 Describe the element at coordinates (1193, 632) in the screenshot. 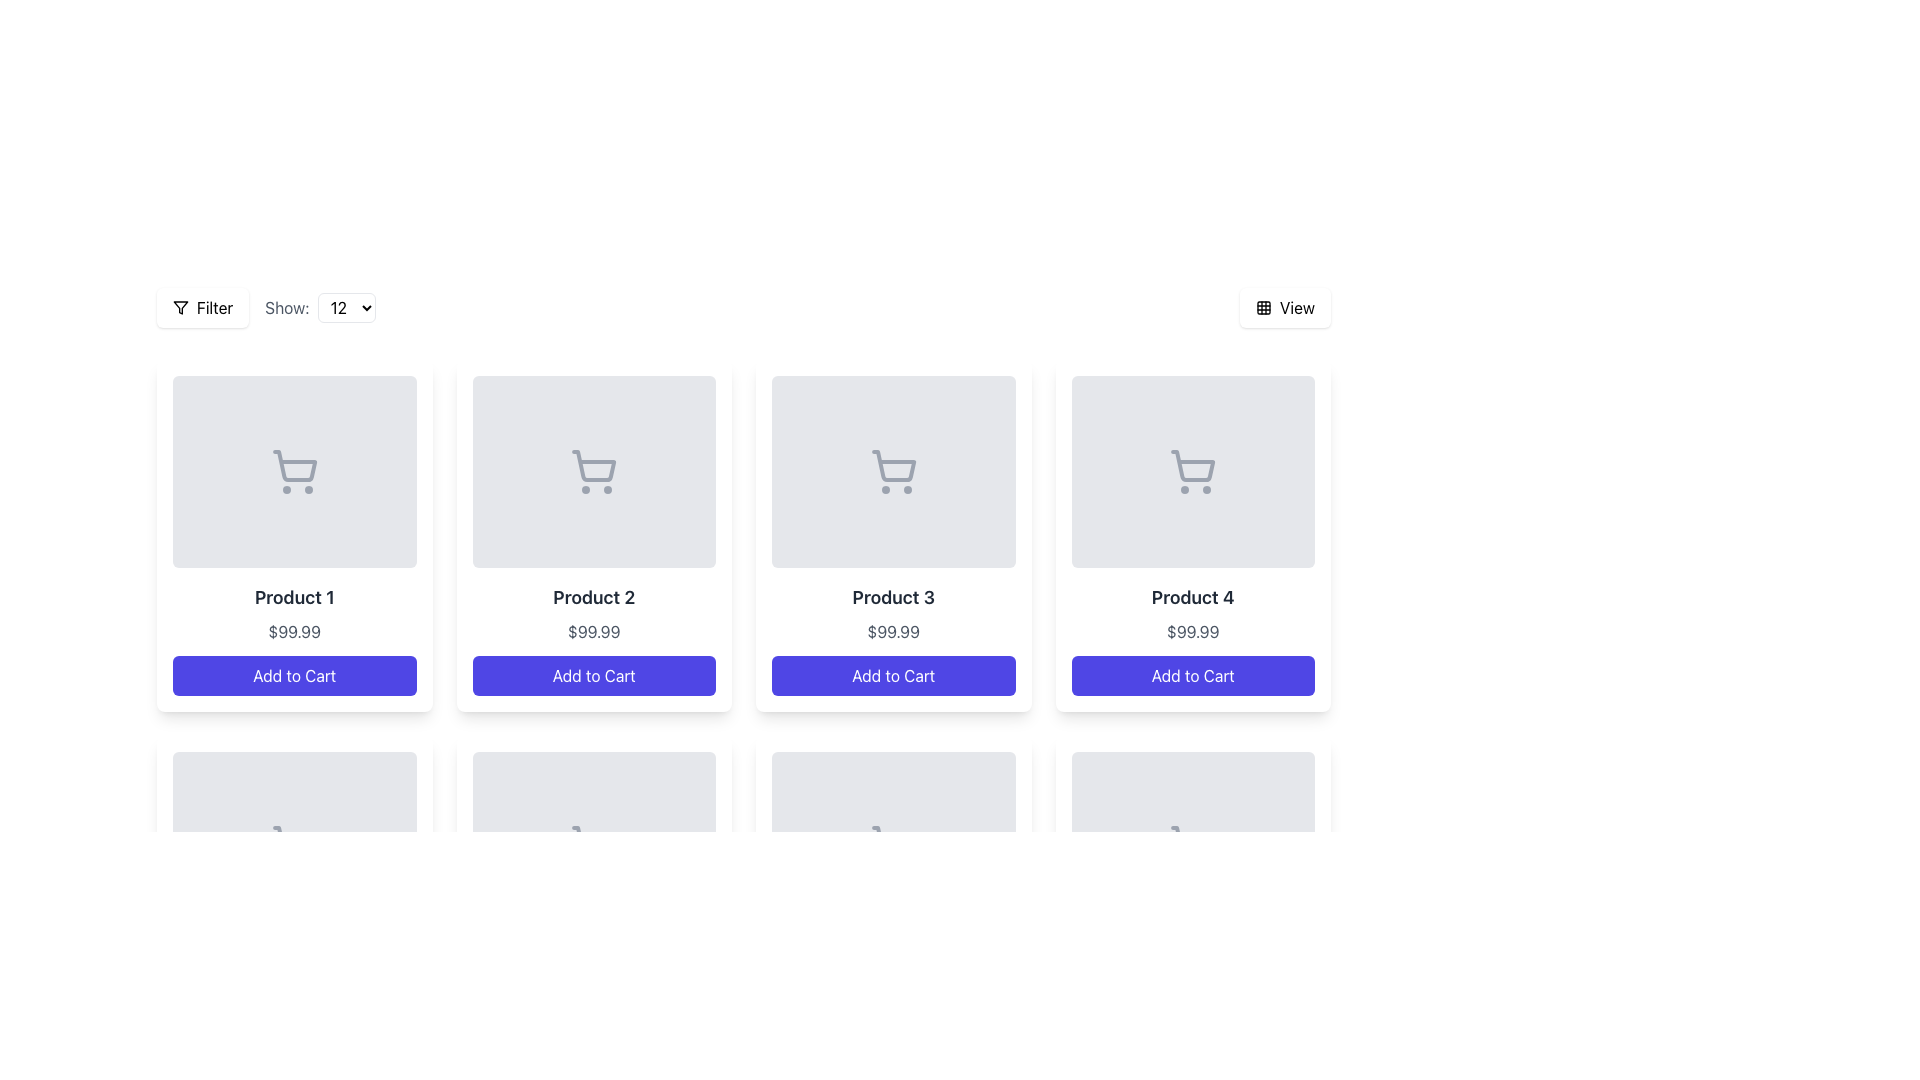

I see `price text displayed in the fourth product card, located below the product title 'Product 4' and above the 'Add to Cart' button` at that location.